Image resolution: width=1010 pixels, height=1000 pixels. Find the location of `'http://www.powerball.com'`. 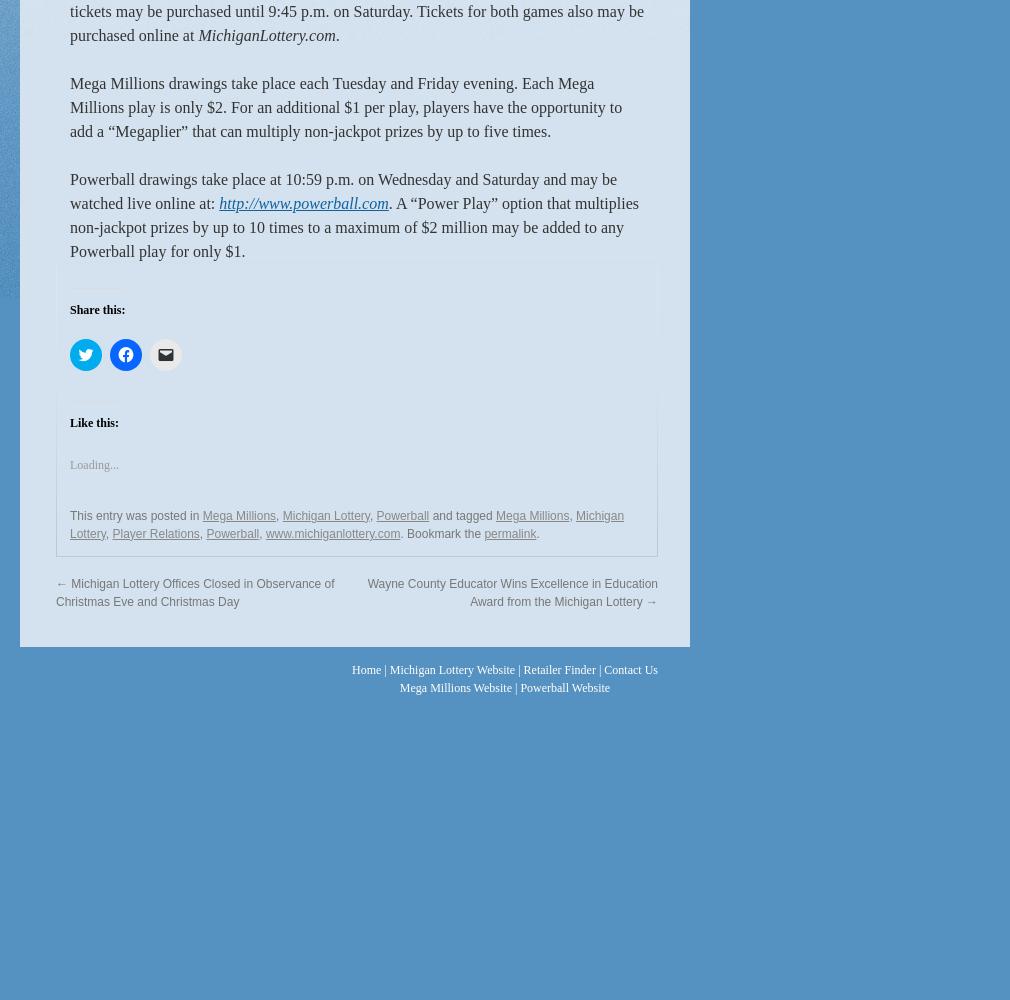

'http://www.powerball.com' is located at coordinates (303, 201).